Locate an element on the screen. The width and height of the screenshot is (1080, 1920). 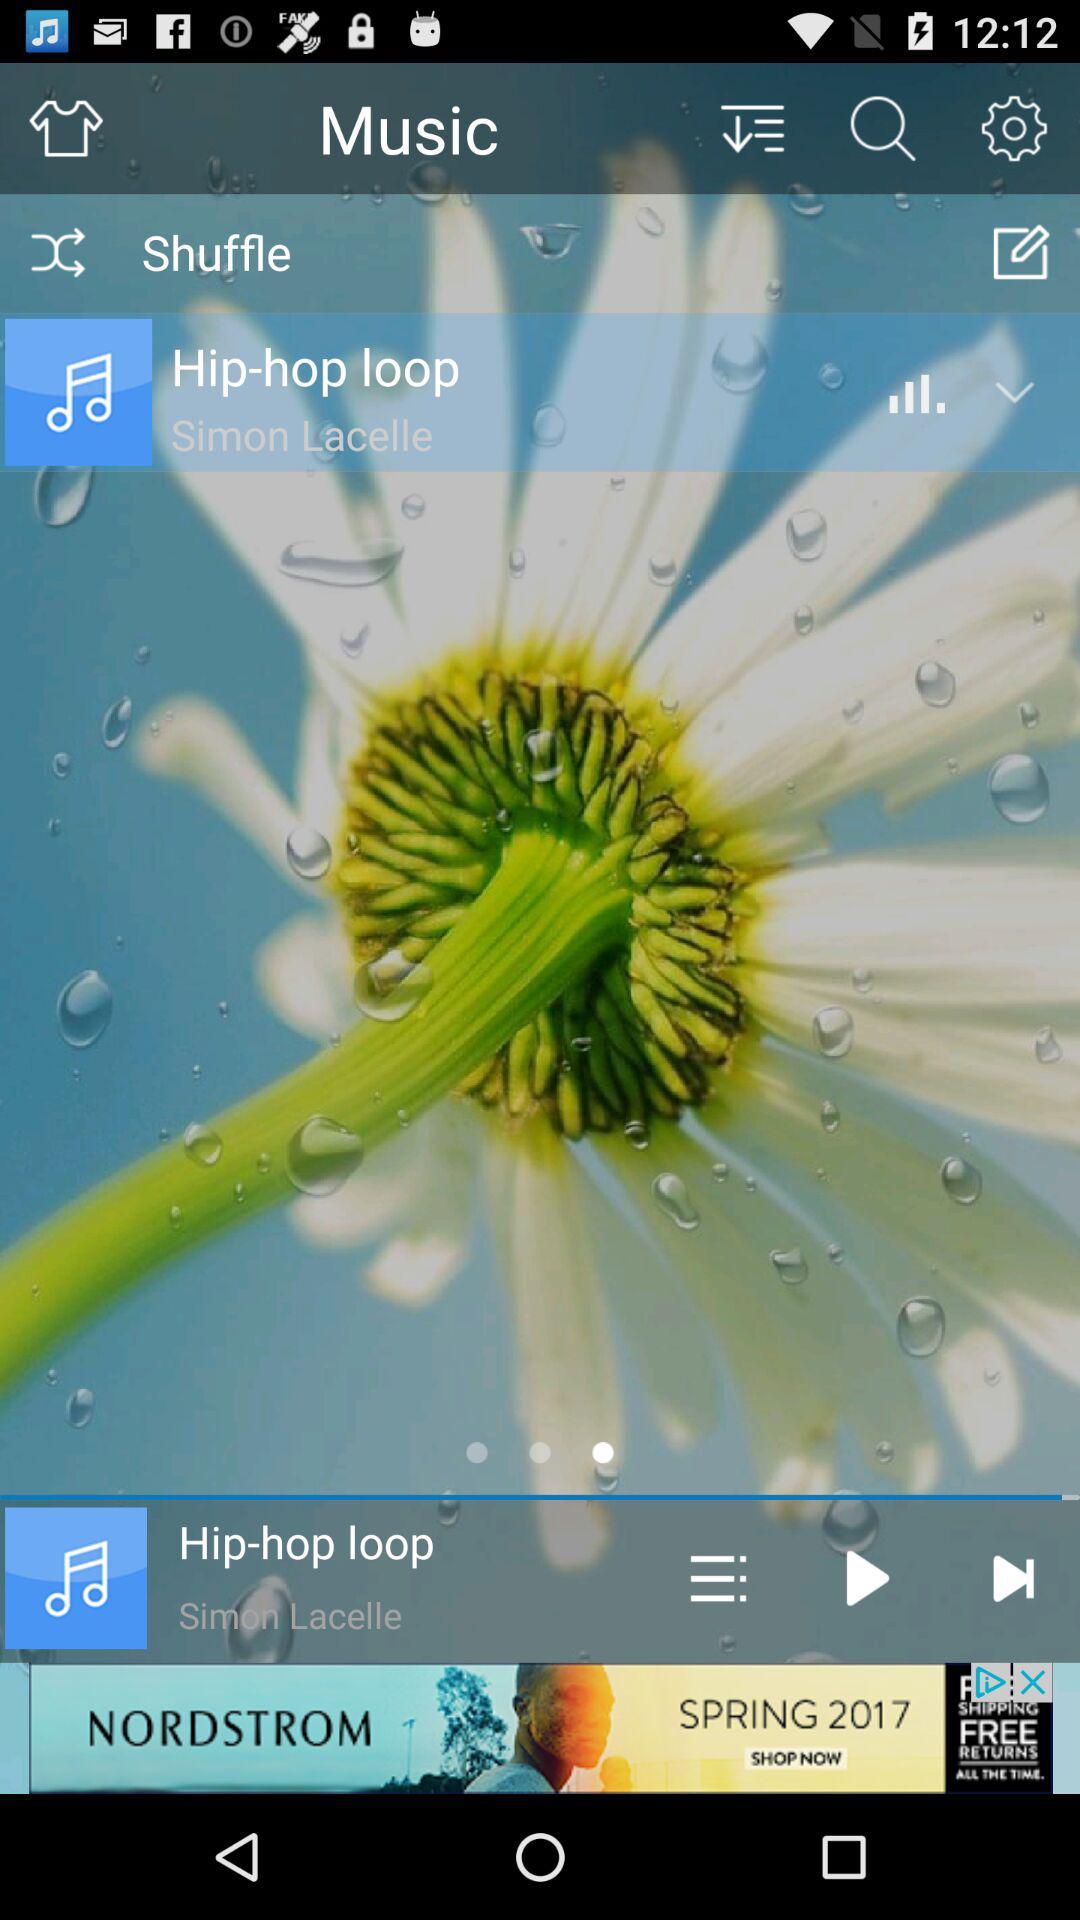
the play icon is located at coordinates (867, 1688).